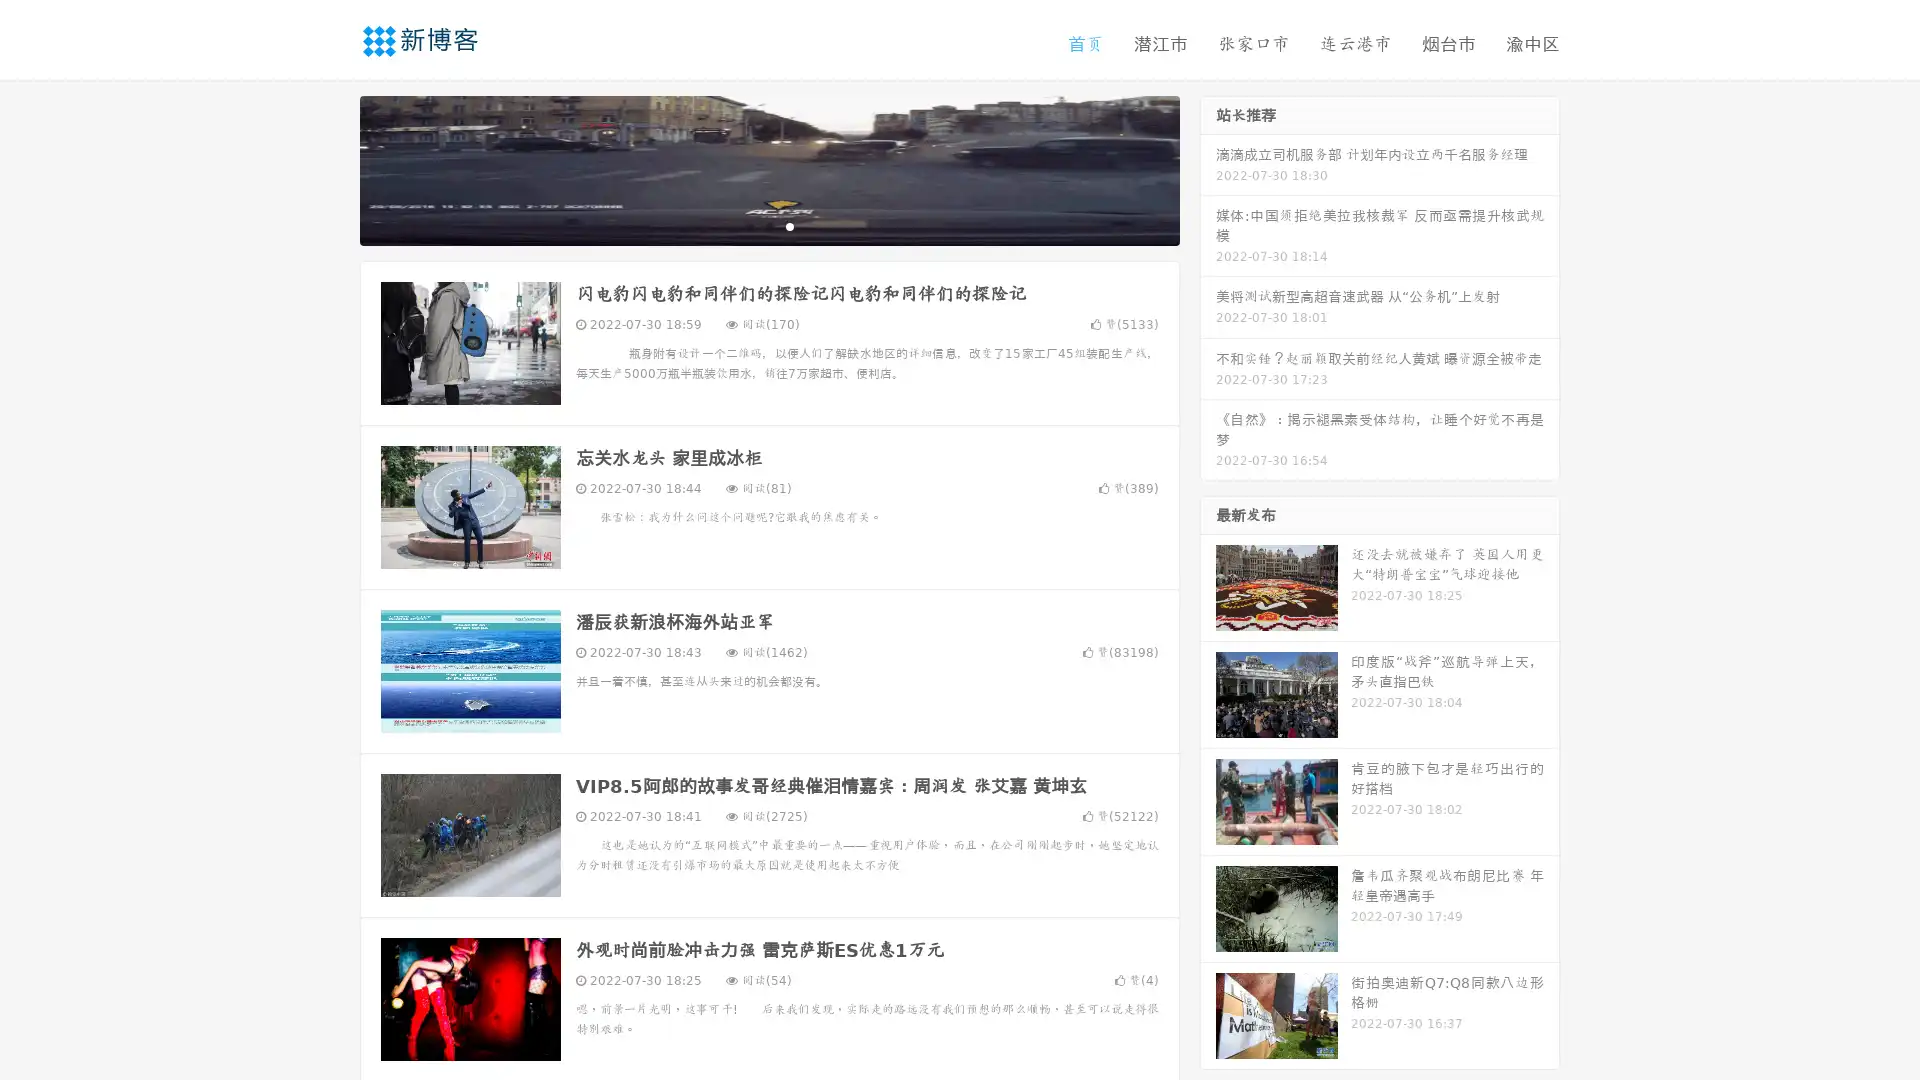  Describe the element at coordinates (330, 168) in the screenshot. I see `Previous slide` at that location.